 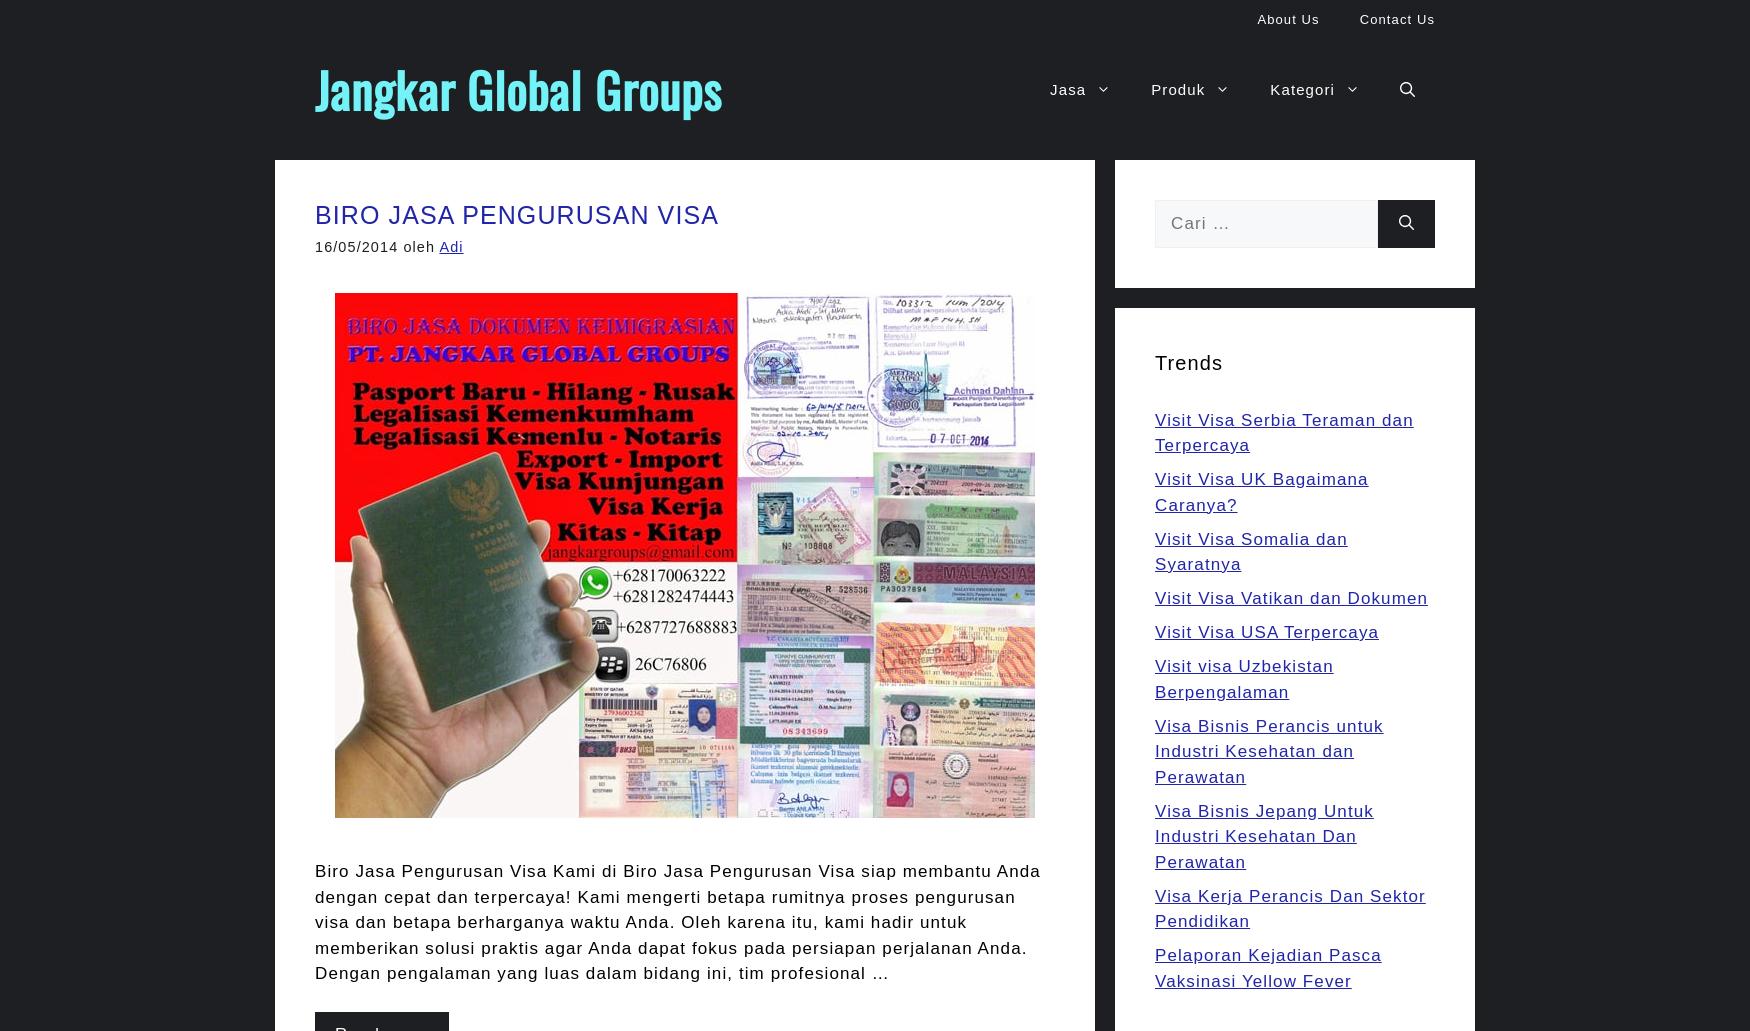 I want to click on 'Kategori', so click(x=1301, y=89).